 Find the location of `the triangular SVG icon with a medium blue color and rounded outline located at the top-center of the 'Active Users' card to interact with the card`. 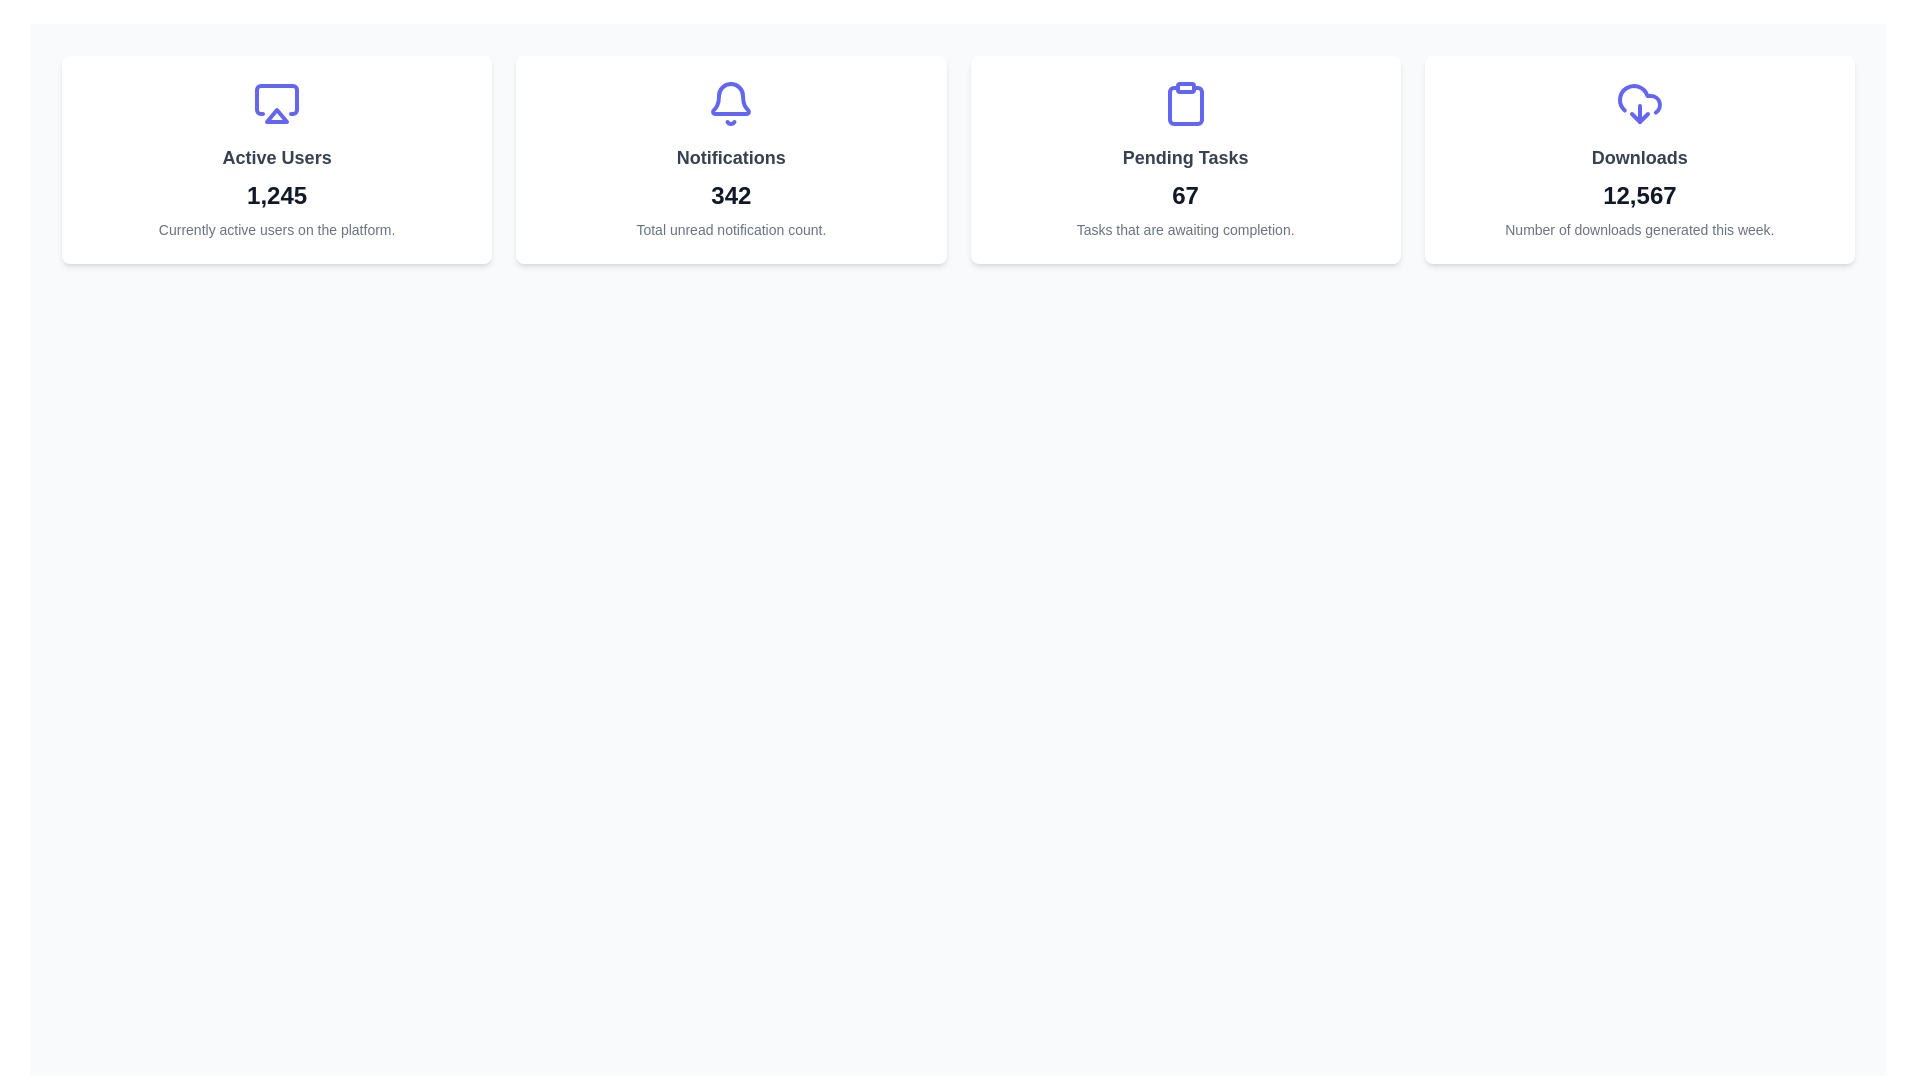

the triangular SVG icon with a medium blue color and rounded outline located at the top-center of the 'Active Users' card to interact with the card is located at coordinates (276, 104).